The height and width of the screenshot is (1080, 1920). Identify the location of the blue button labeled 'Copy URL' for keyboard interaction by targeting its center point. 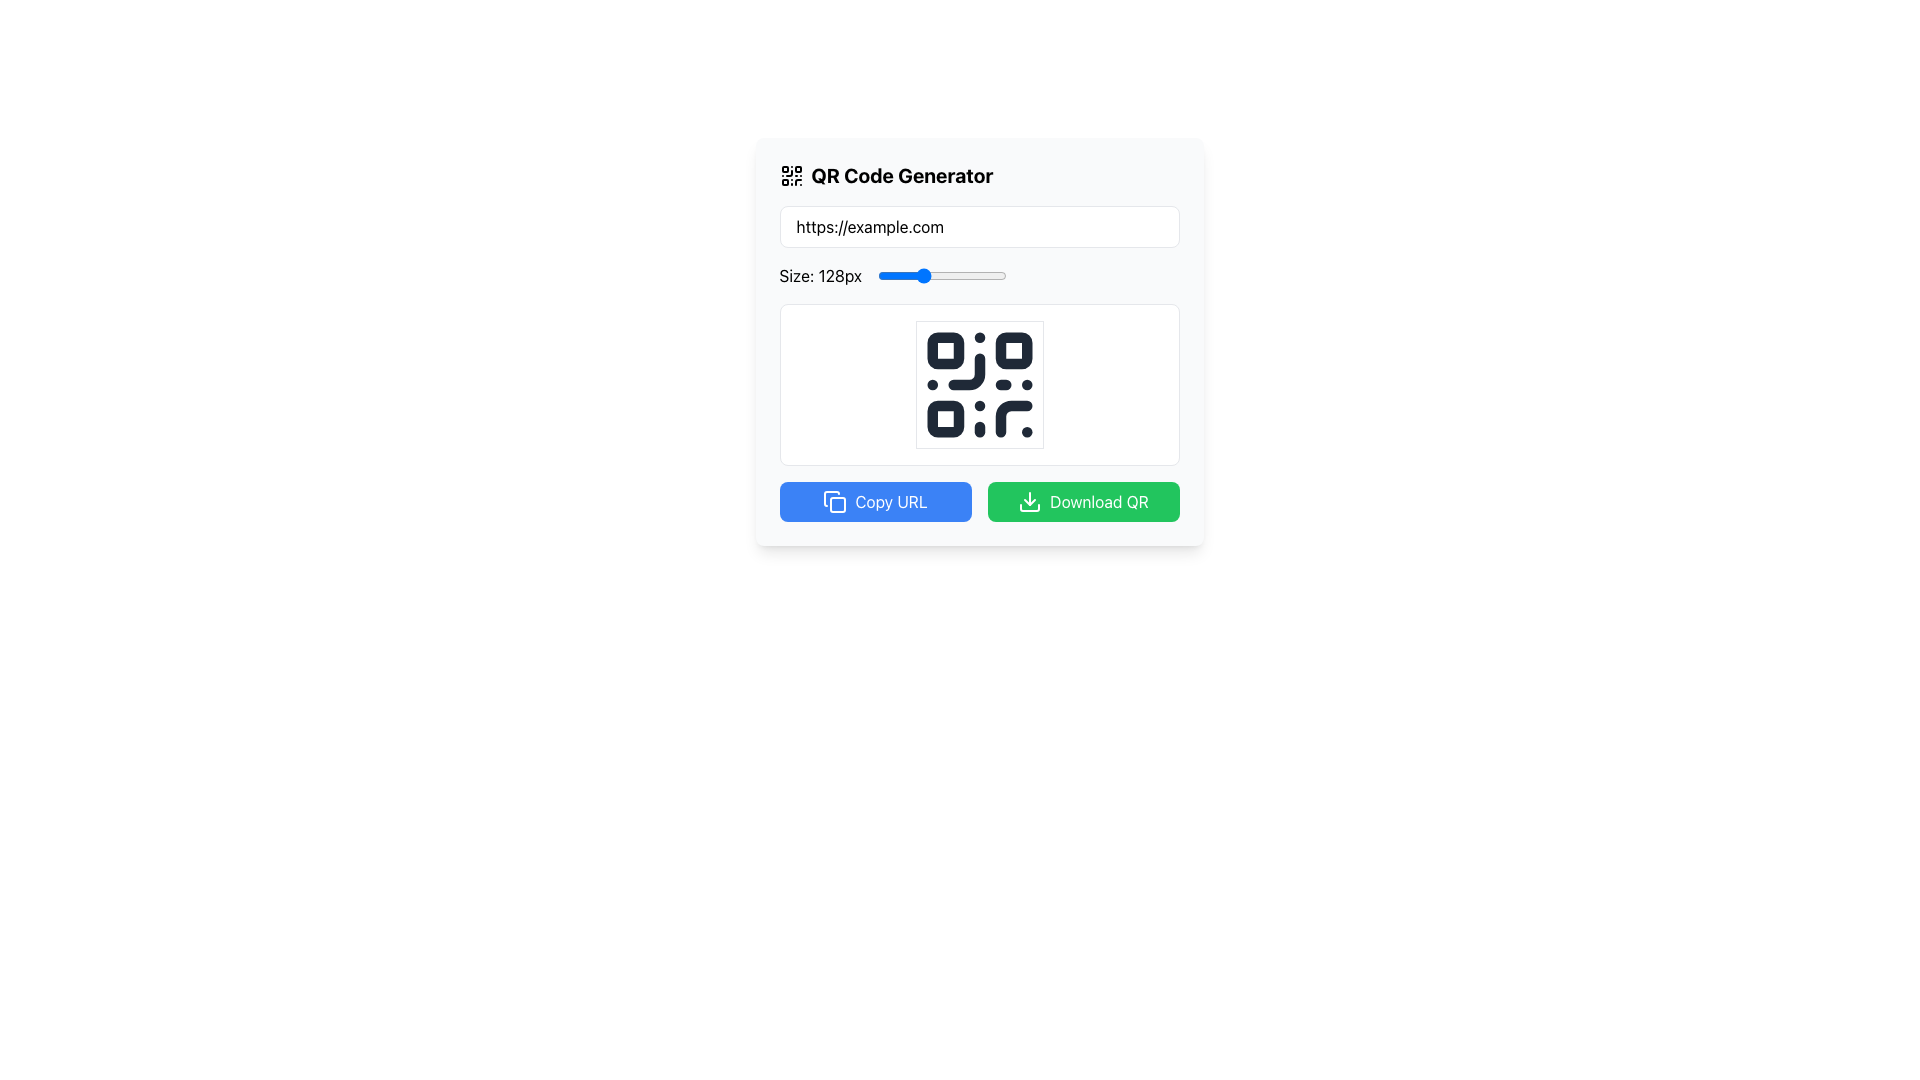
(875, 500).